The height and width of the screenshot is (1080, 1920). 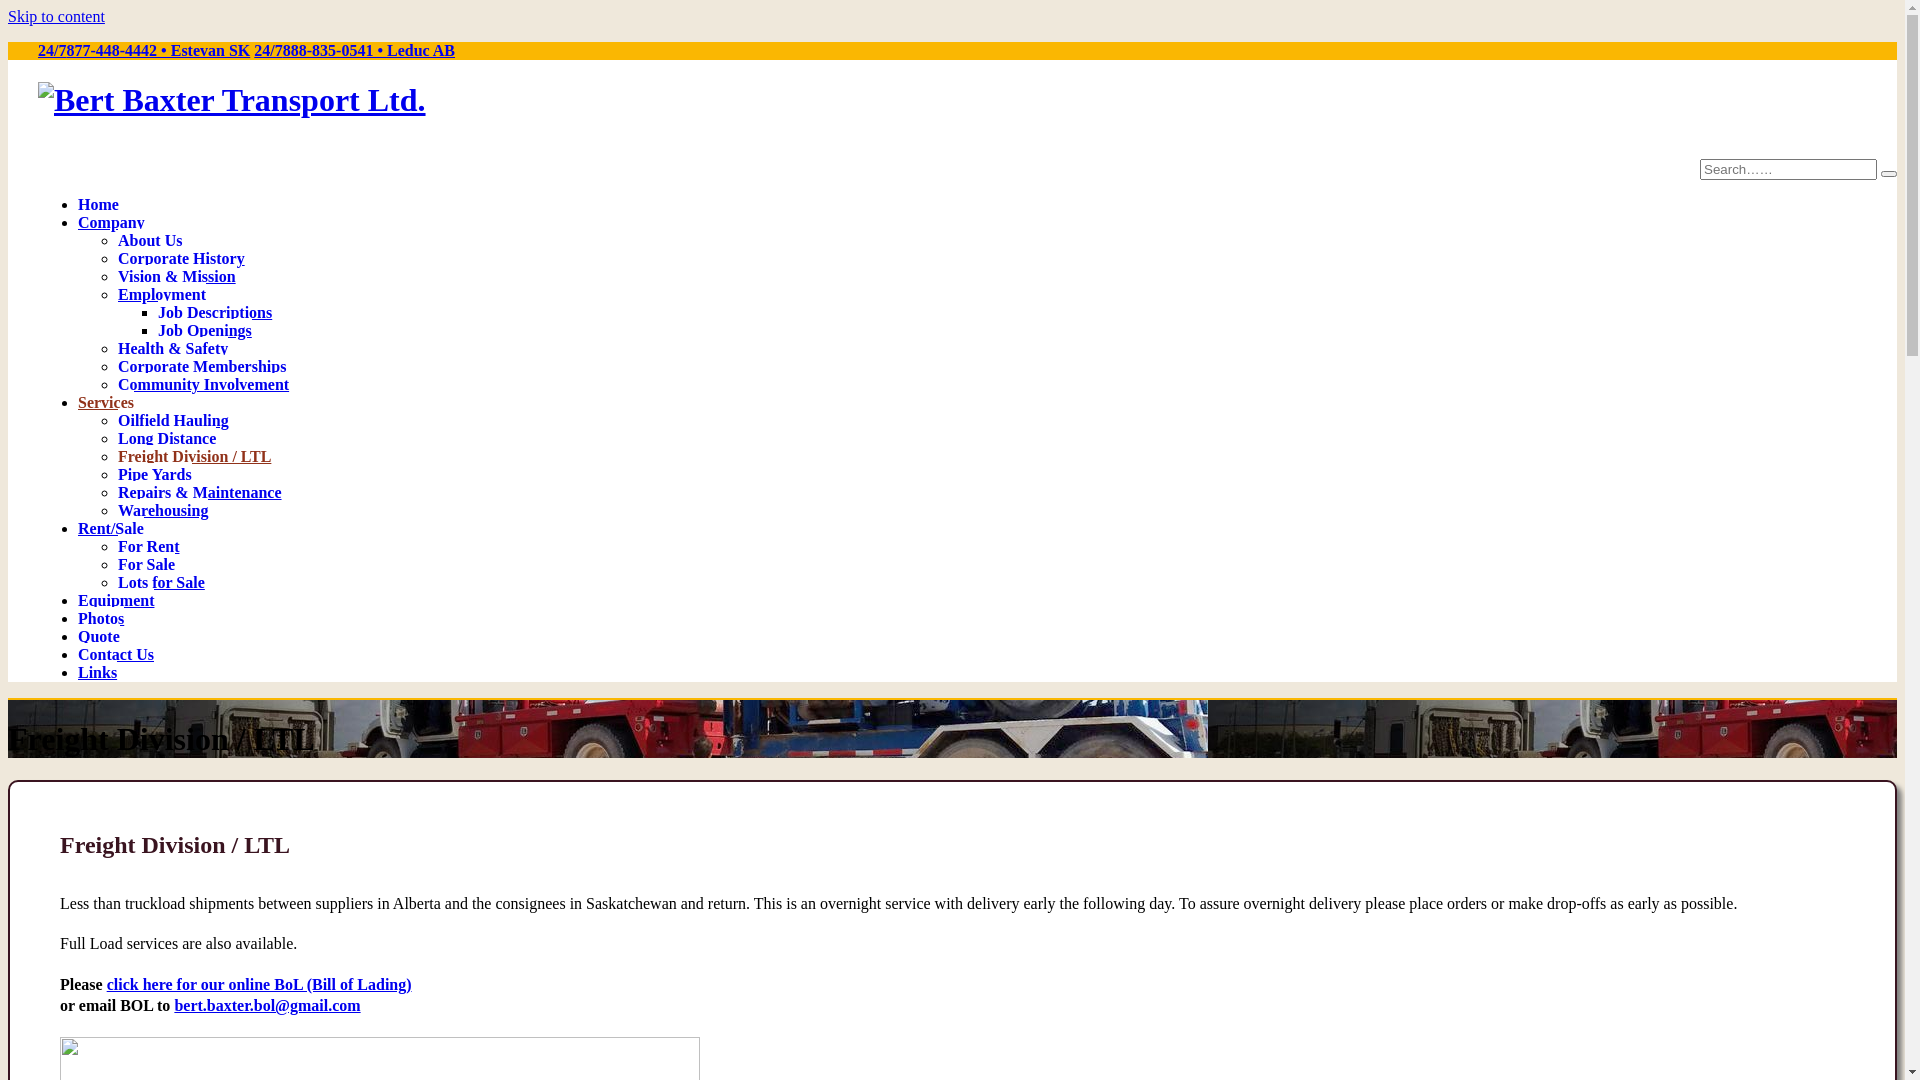 I want to click on 'Job Descriptions', so click(x=215, y=311).